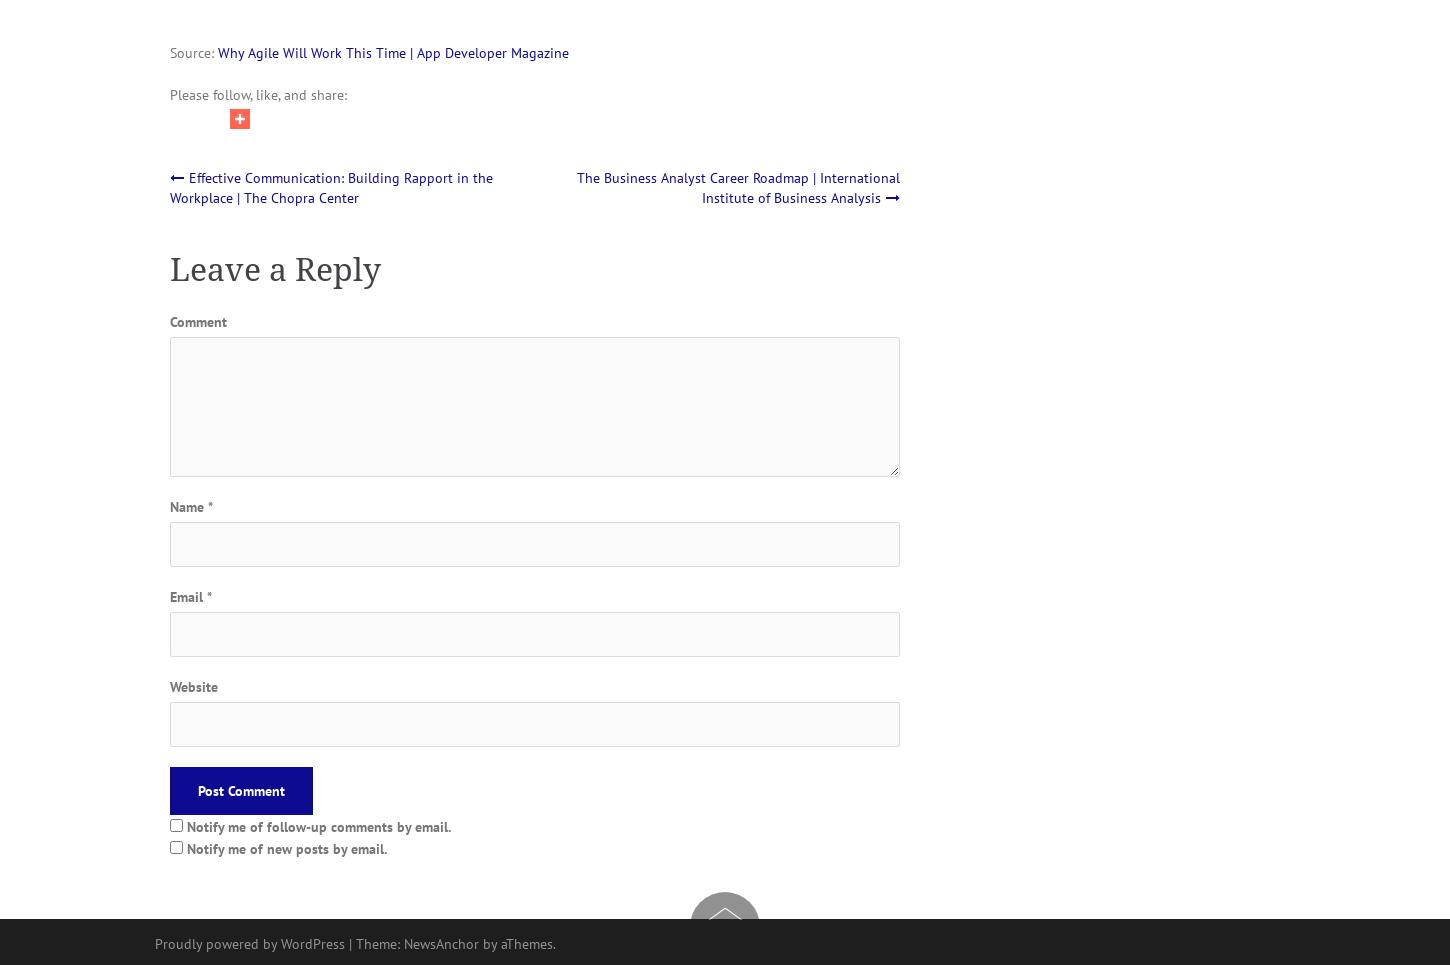 This screenshot has height=965, width=1450. I want to click on 'Name', so click(187, 507).